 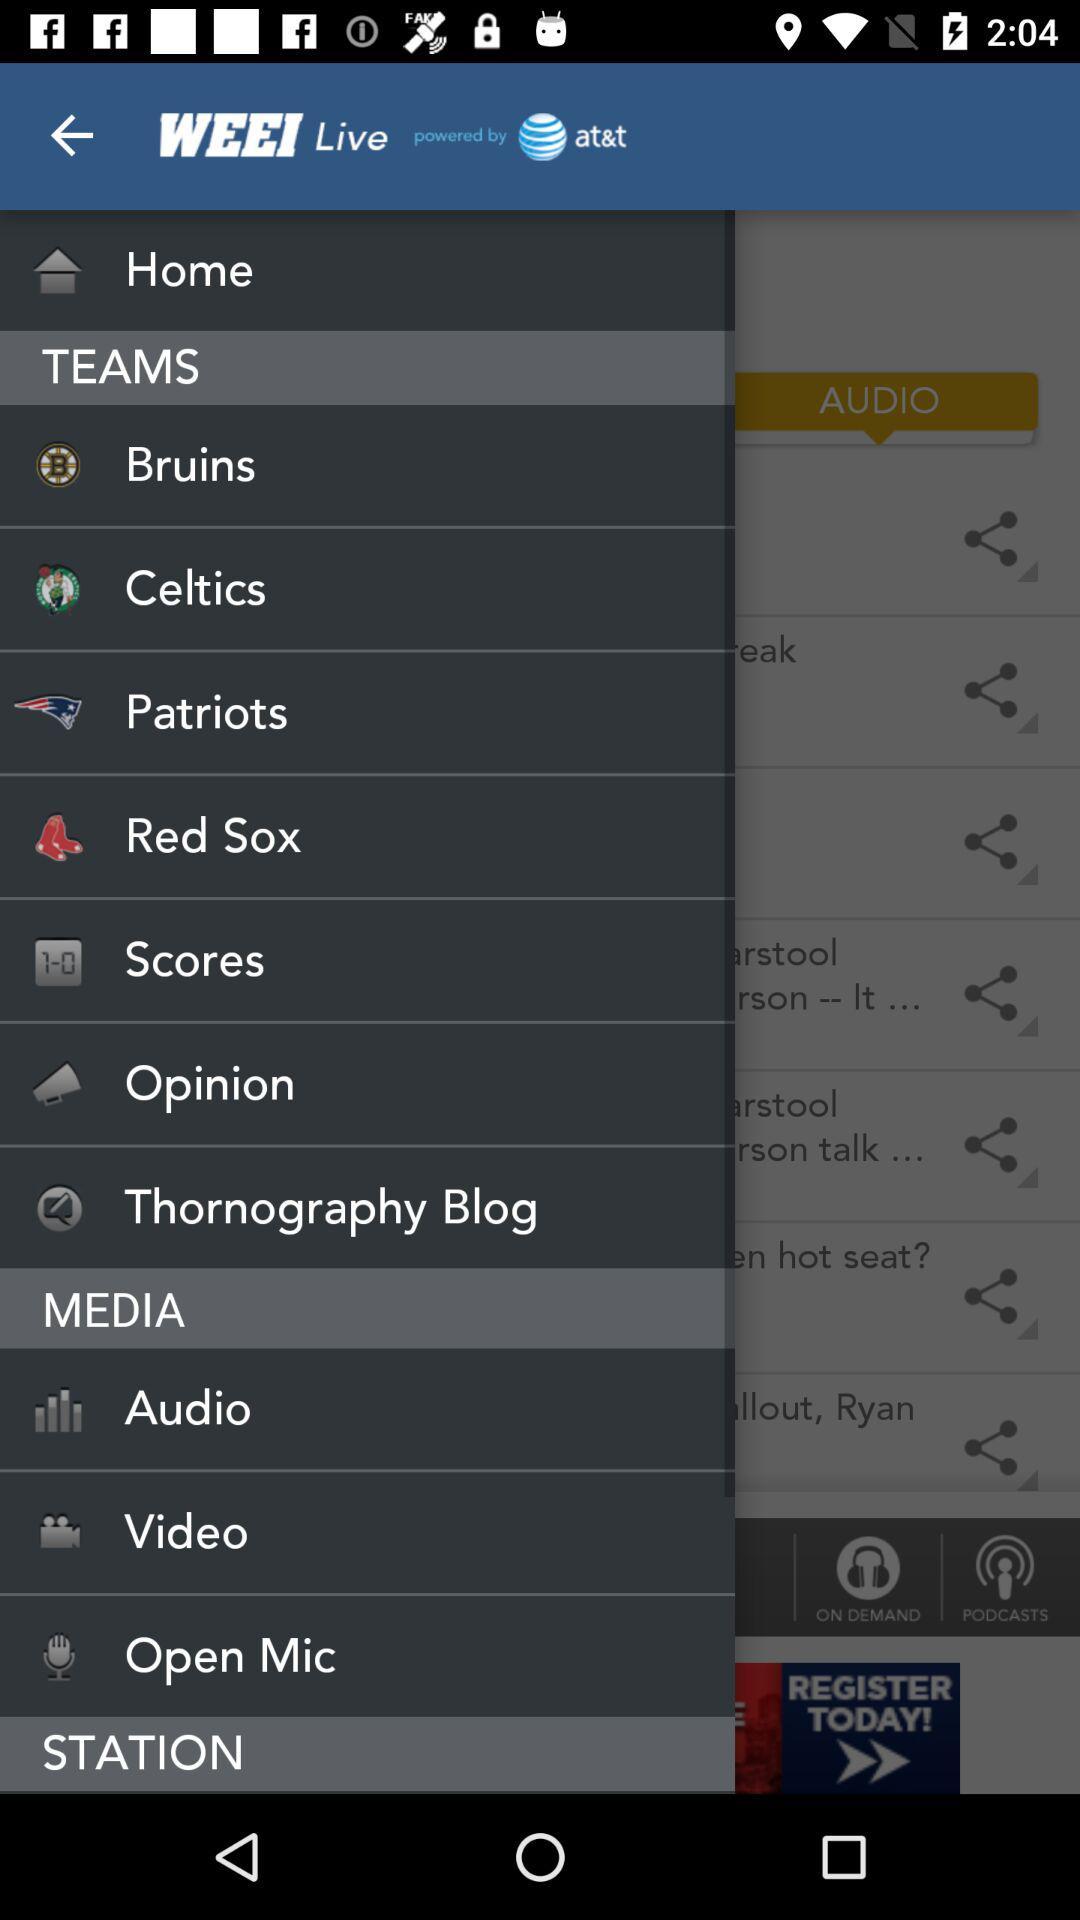 What do you see at coordinates (367, 1656) in the screenshot?
I see `item above the station icon` at bounding box center [367, 1656].